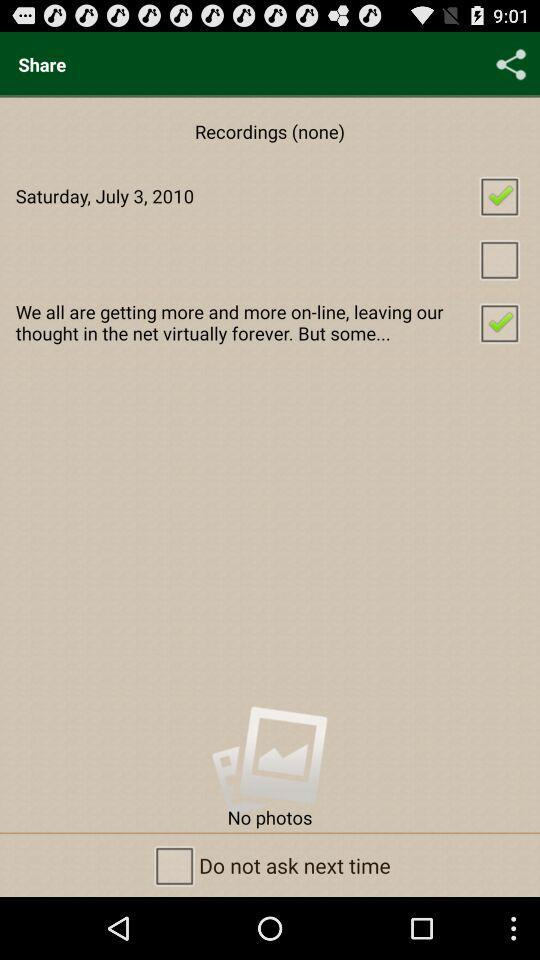 This screenshot has width=540, height=960. Describe the element at coordinates (511, 68) in the screenshot. I see `the share icon` at that location.